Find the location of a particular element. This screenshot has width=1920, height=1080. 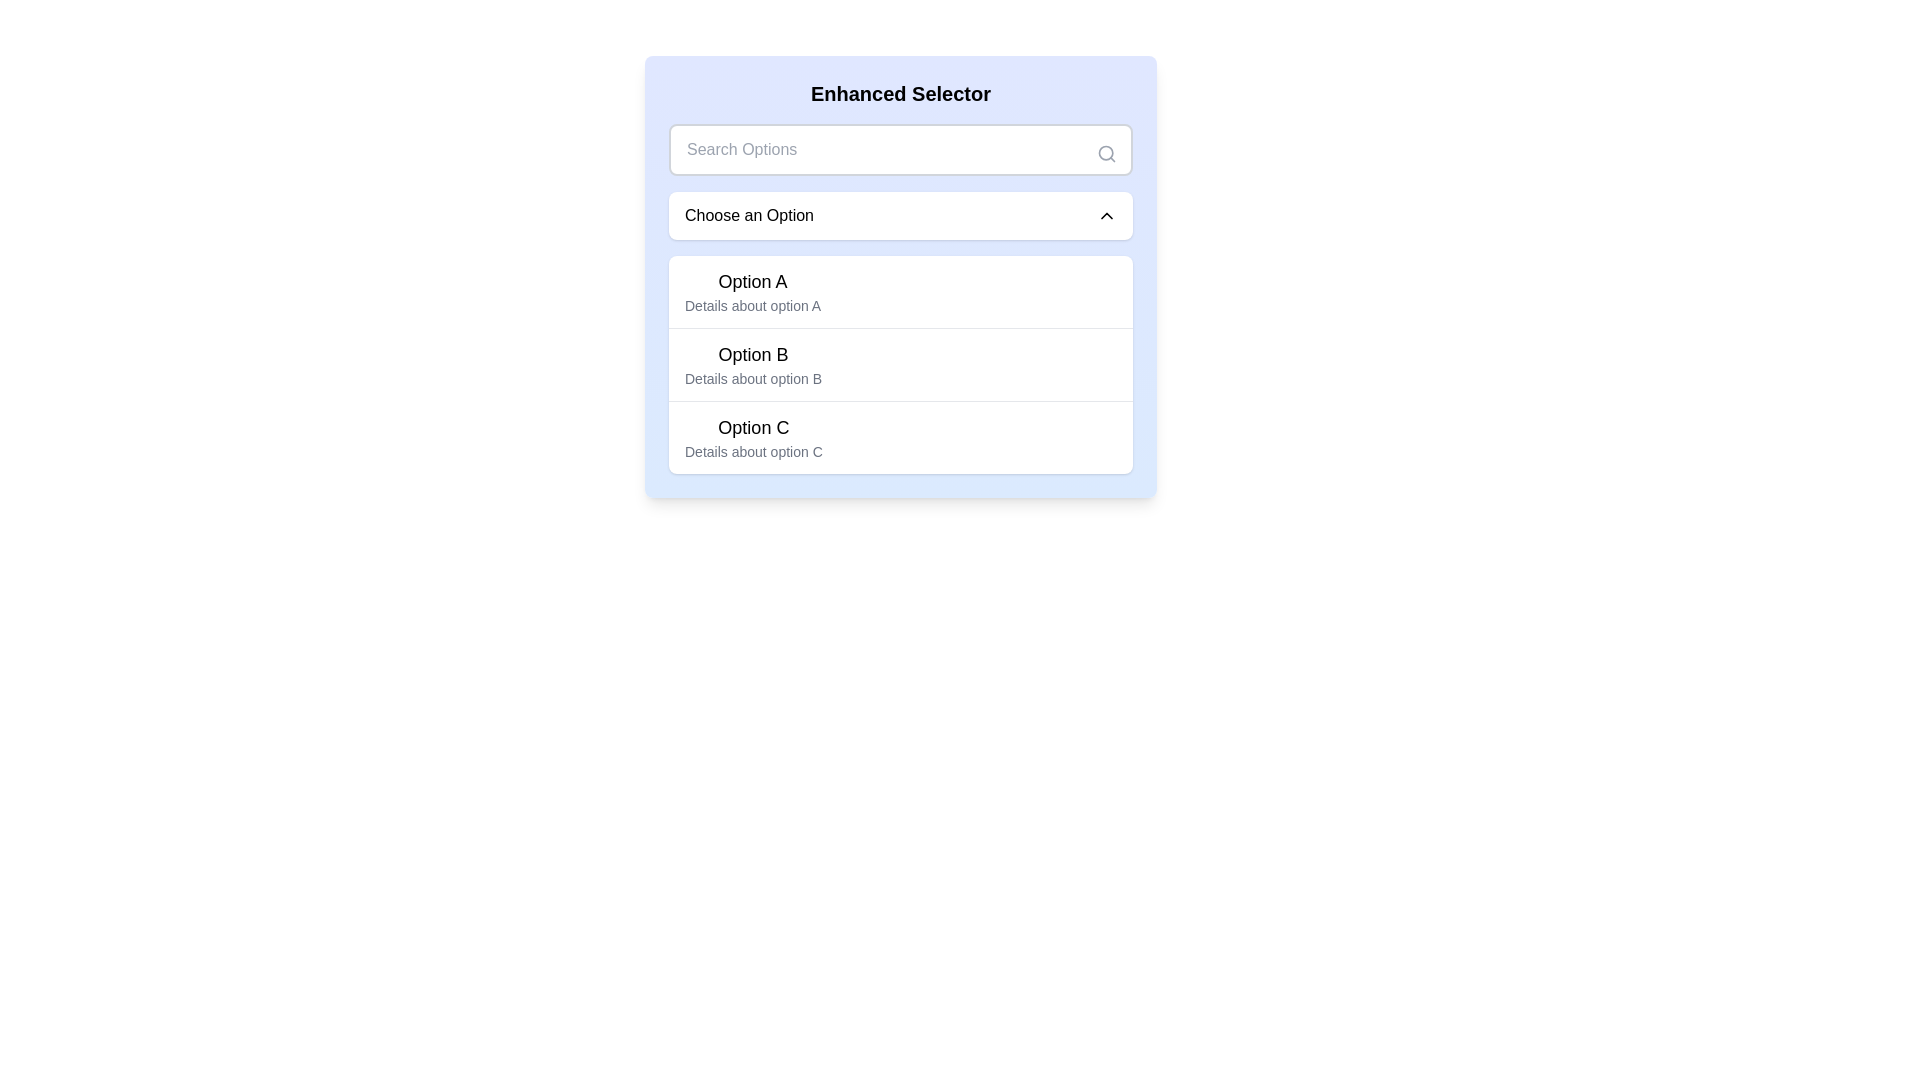

the text label displaying 'Option C', which is bold and medium-sized, located under the 'Choose an Option' header and below 'Option B' is located at coordinates (752, 427).